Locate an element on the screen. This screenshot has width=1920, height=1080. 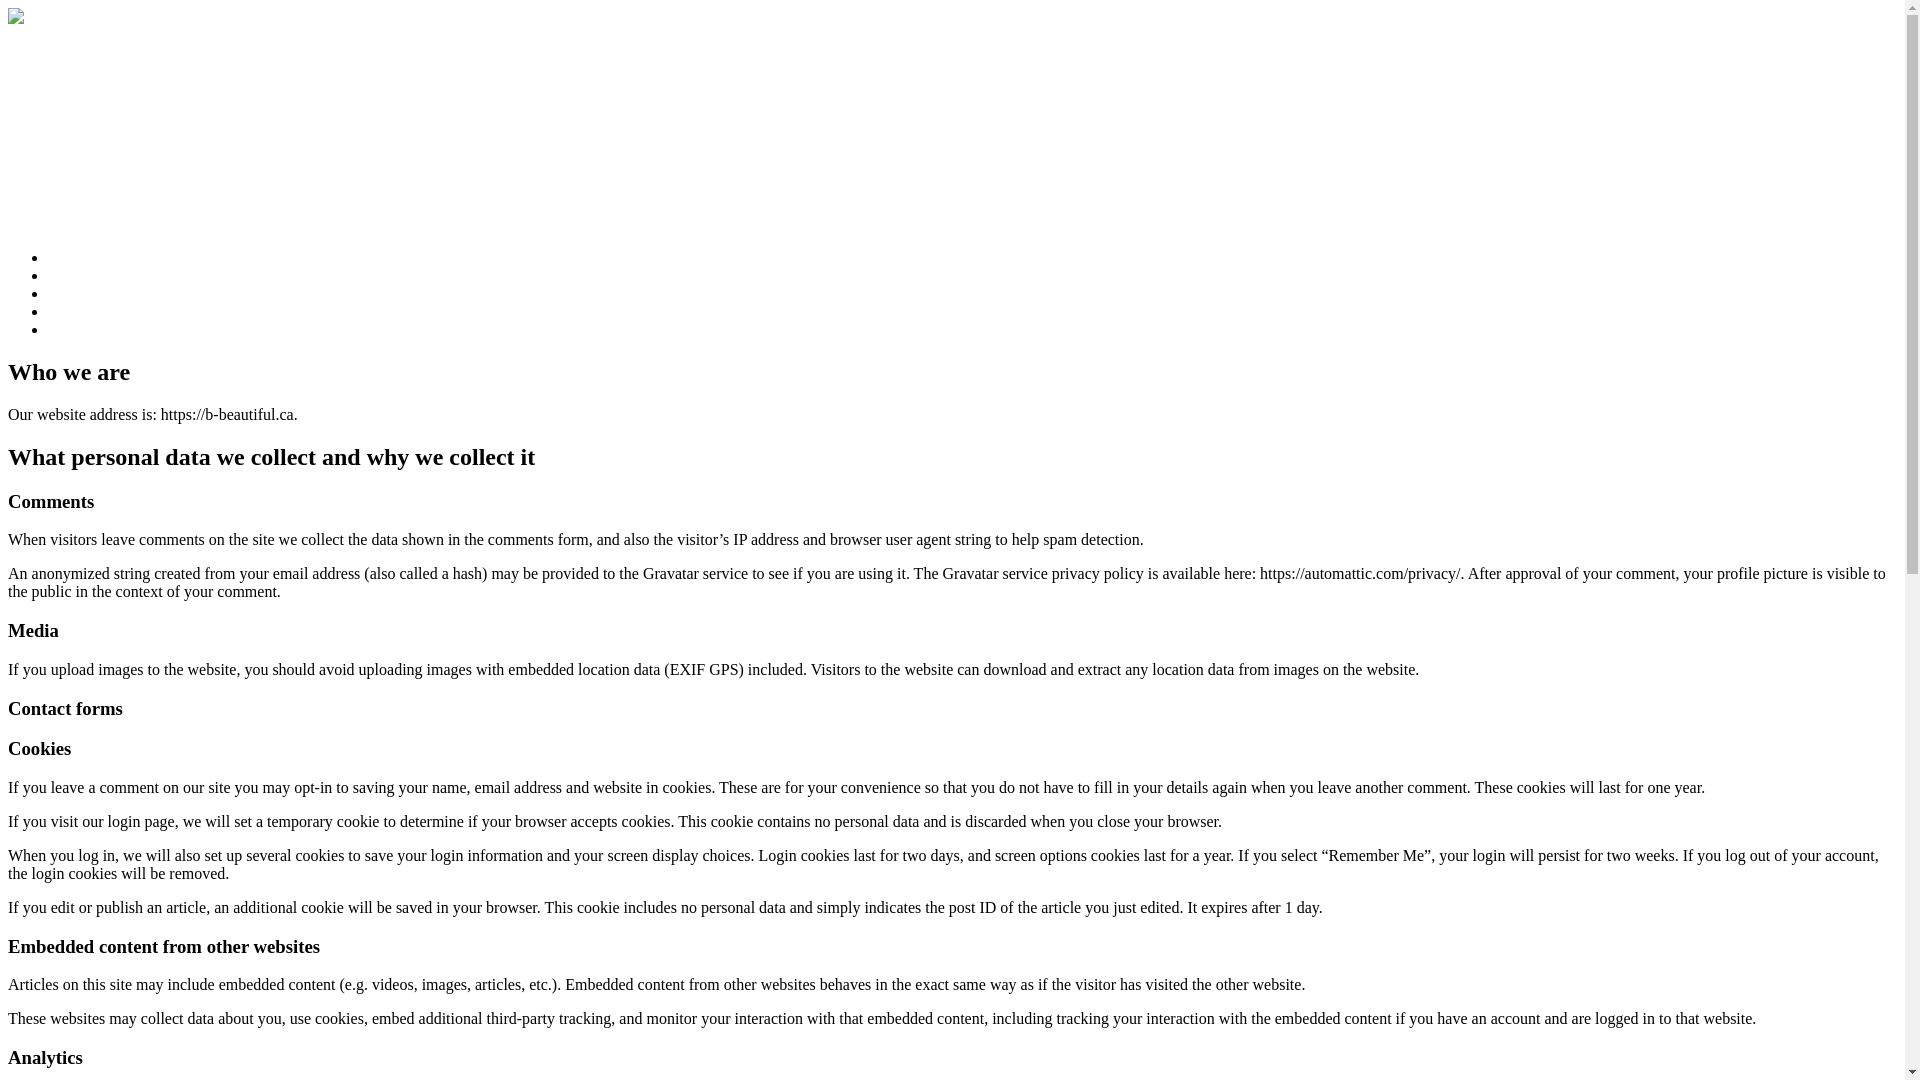
'PRICE LIST' is located at coordinates (88, 293).